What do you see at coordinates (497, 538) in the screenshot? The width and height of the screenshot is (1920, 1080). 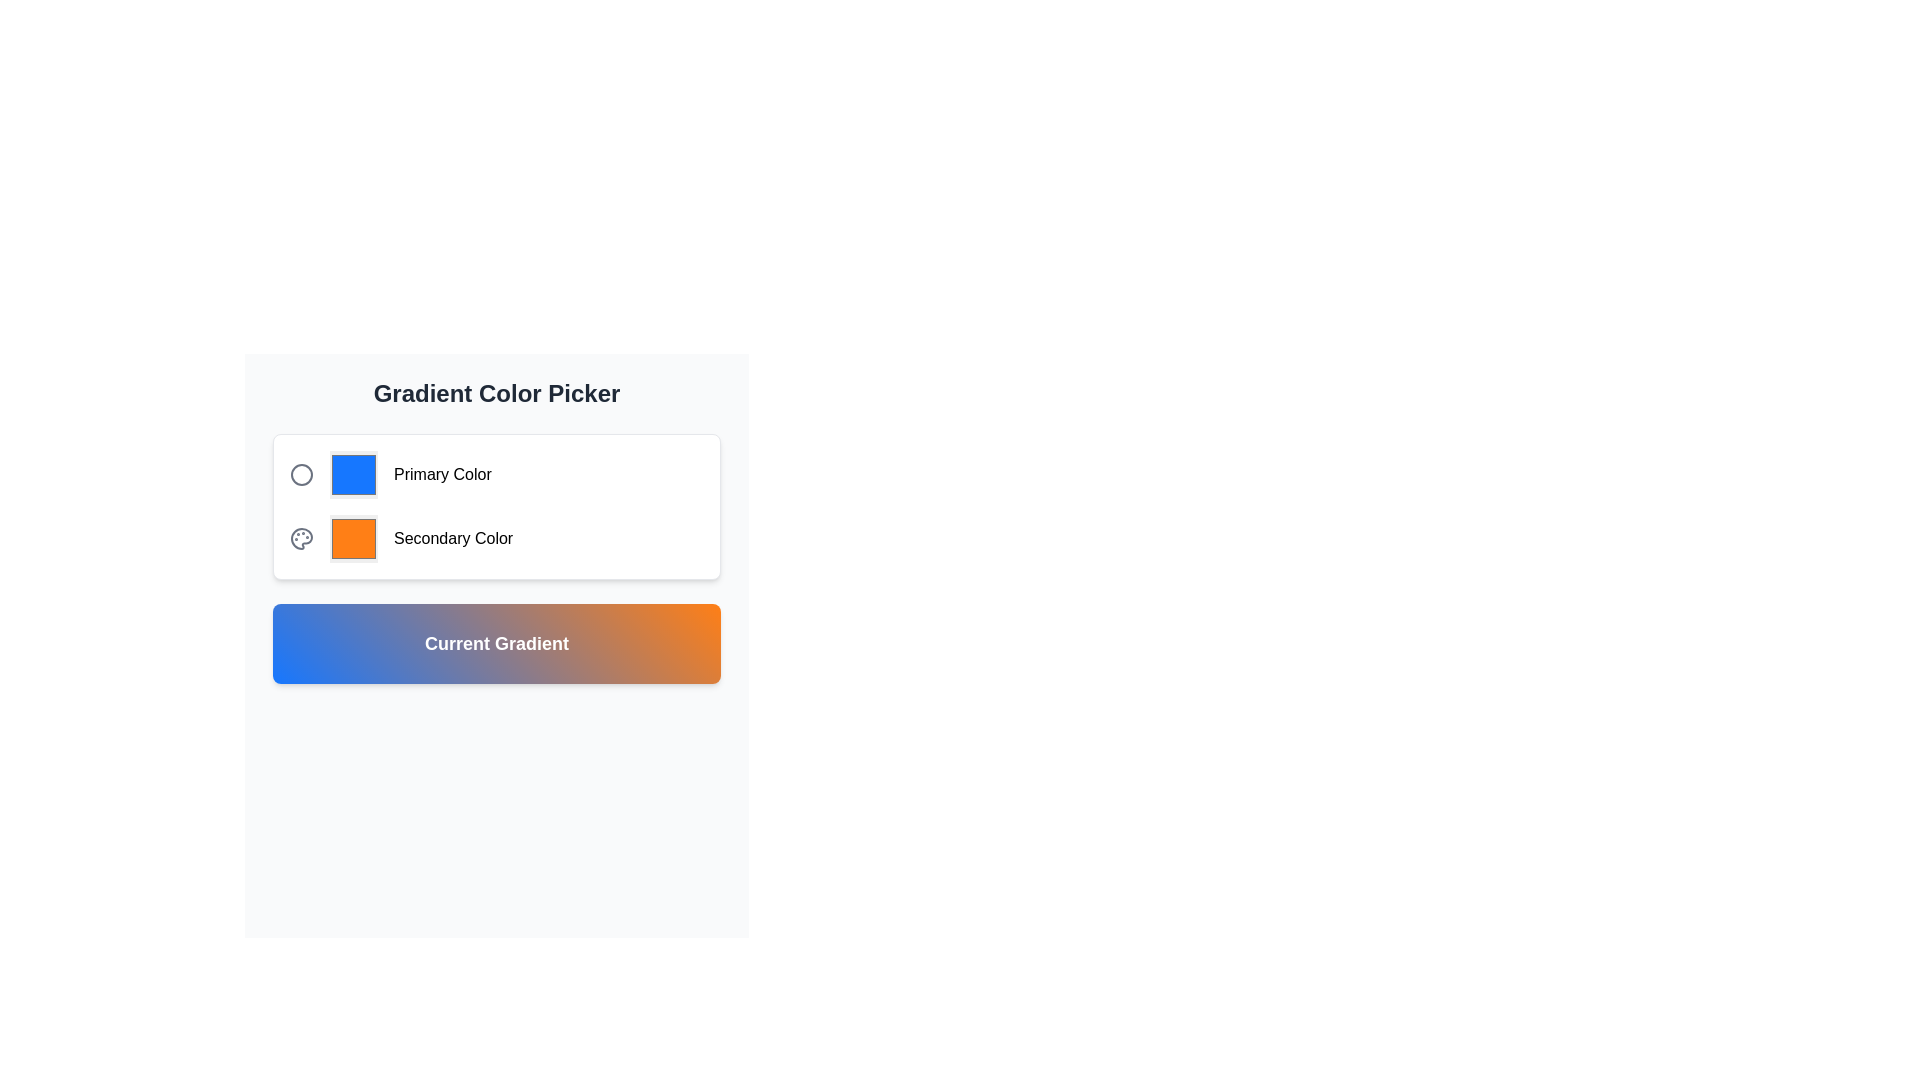 I see `the interactive color input label located in the 'Gradient Color Picker' section, which allows customization of the secondary color` at bounding box center [497, 538].